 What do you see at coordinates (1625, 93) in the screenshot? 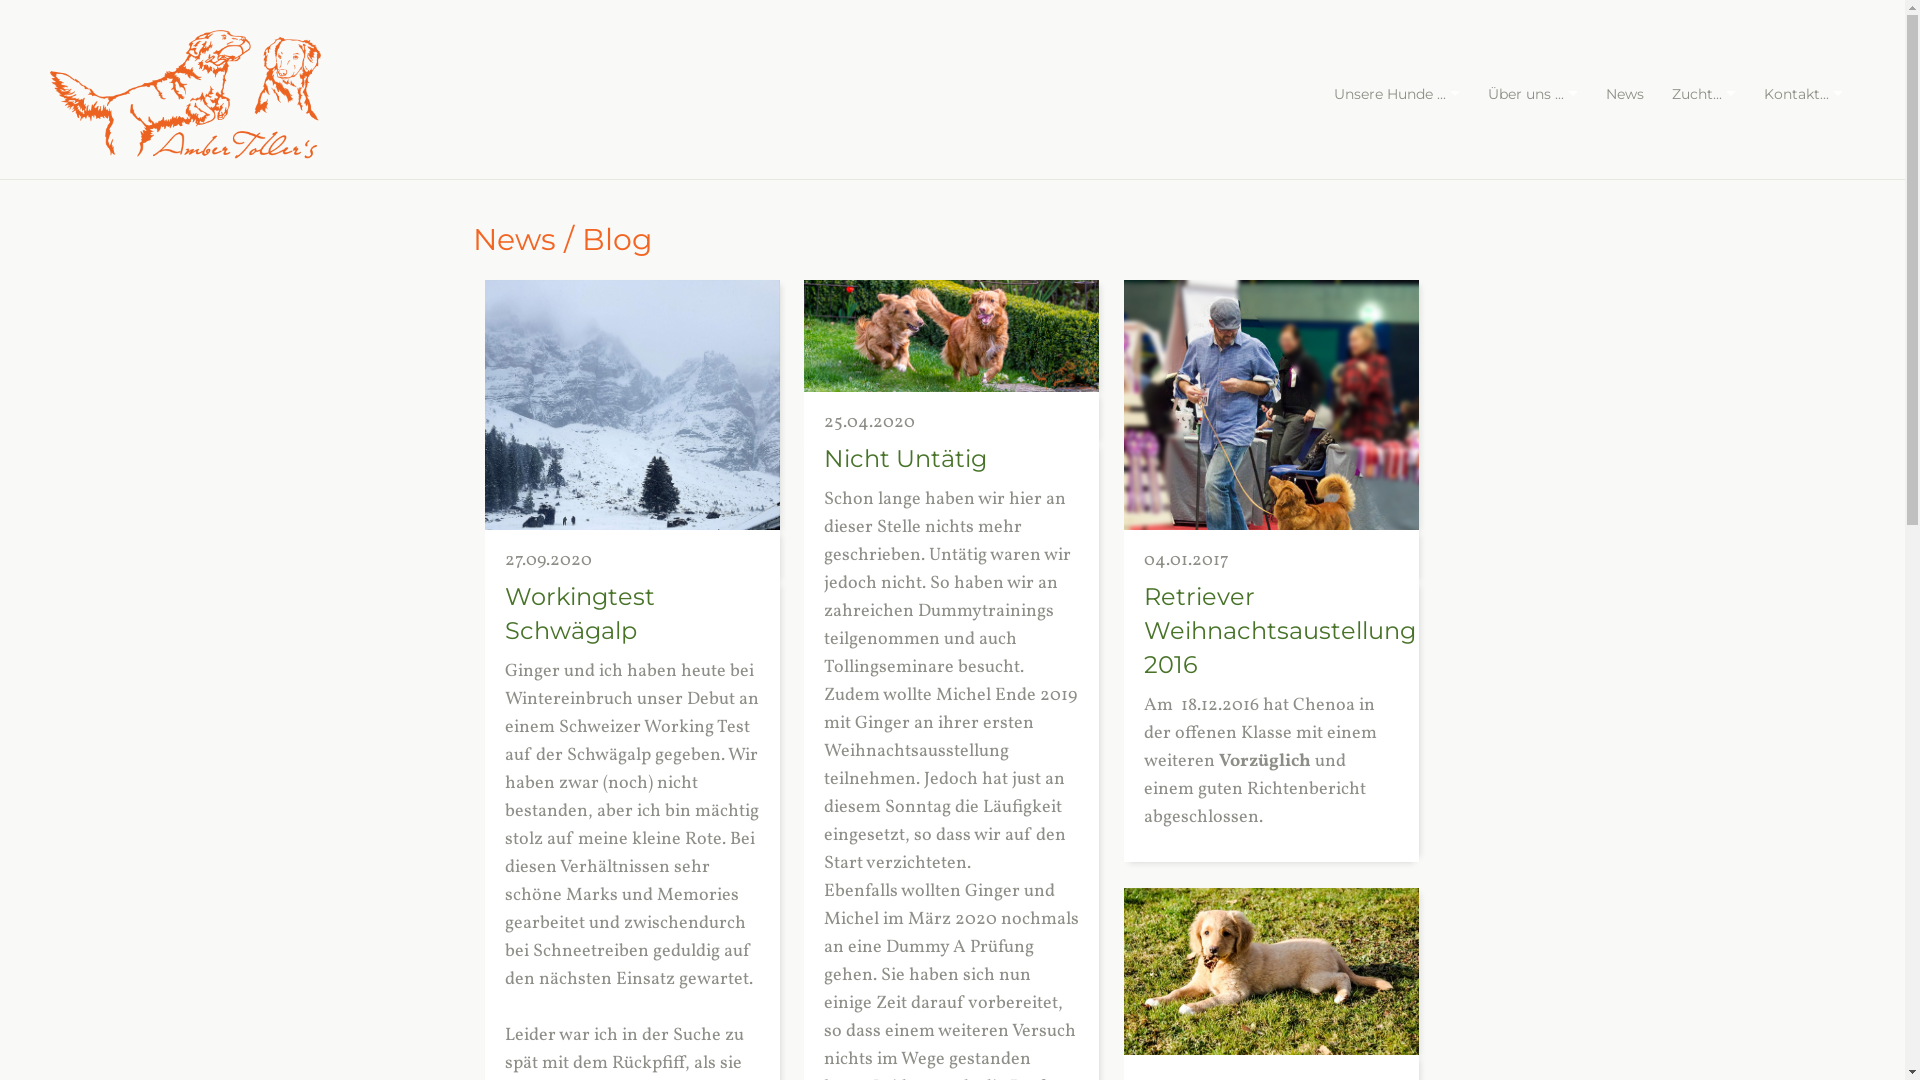
I see `'News'` at bounding box center [1625, 93].